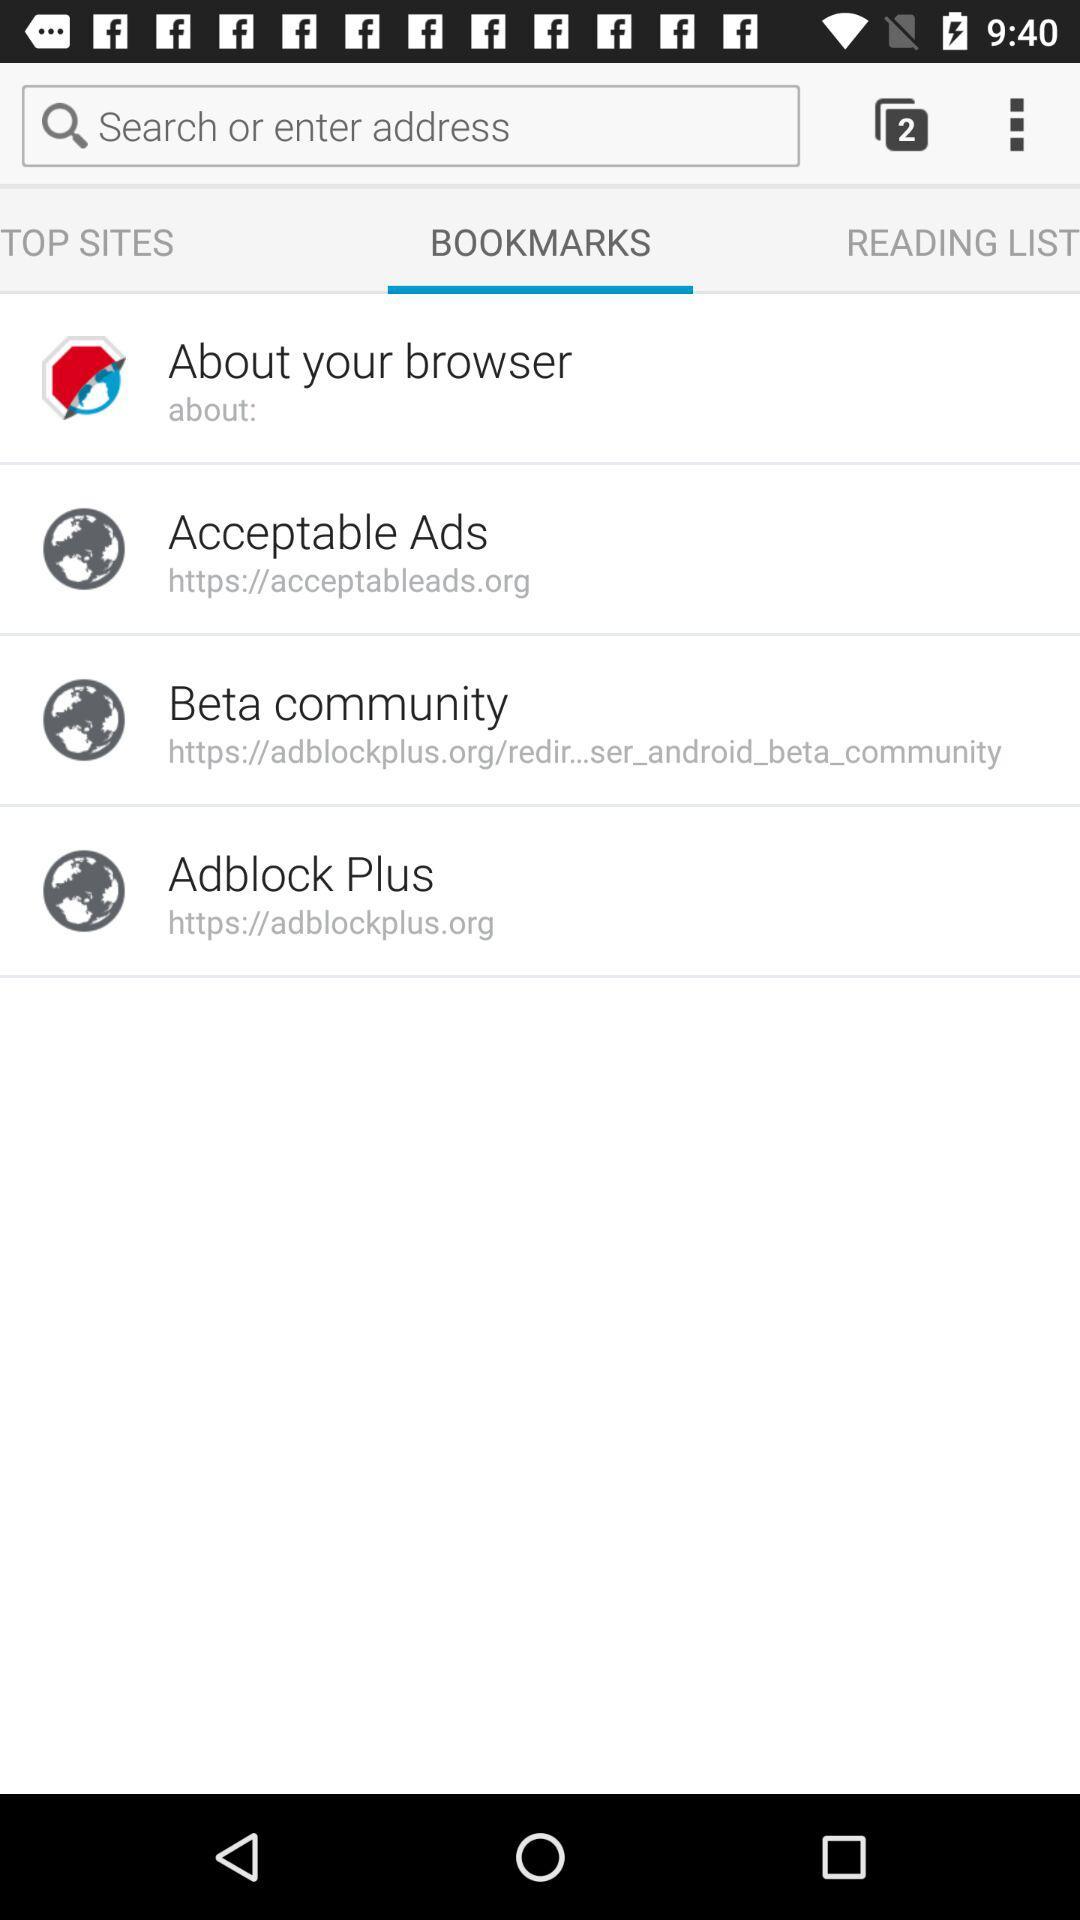 The width and height of the screenshot is (1080, 1920). Describe the element at coordinates (83, 548) in the screenshot. I see `move to icon which is under the about your browser` at that location.